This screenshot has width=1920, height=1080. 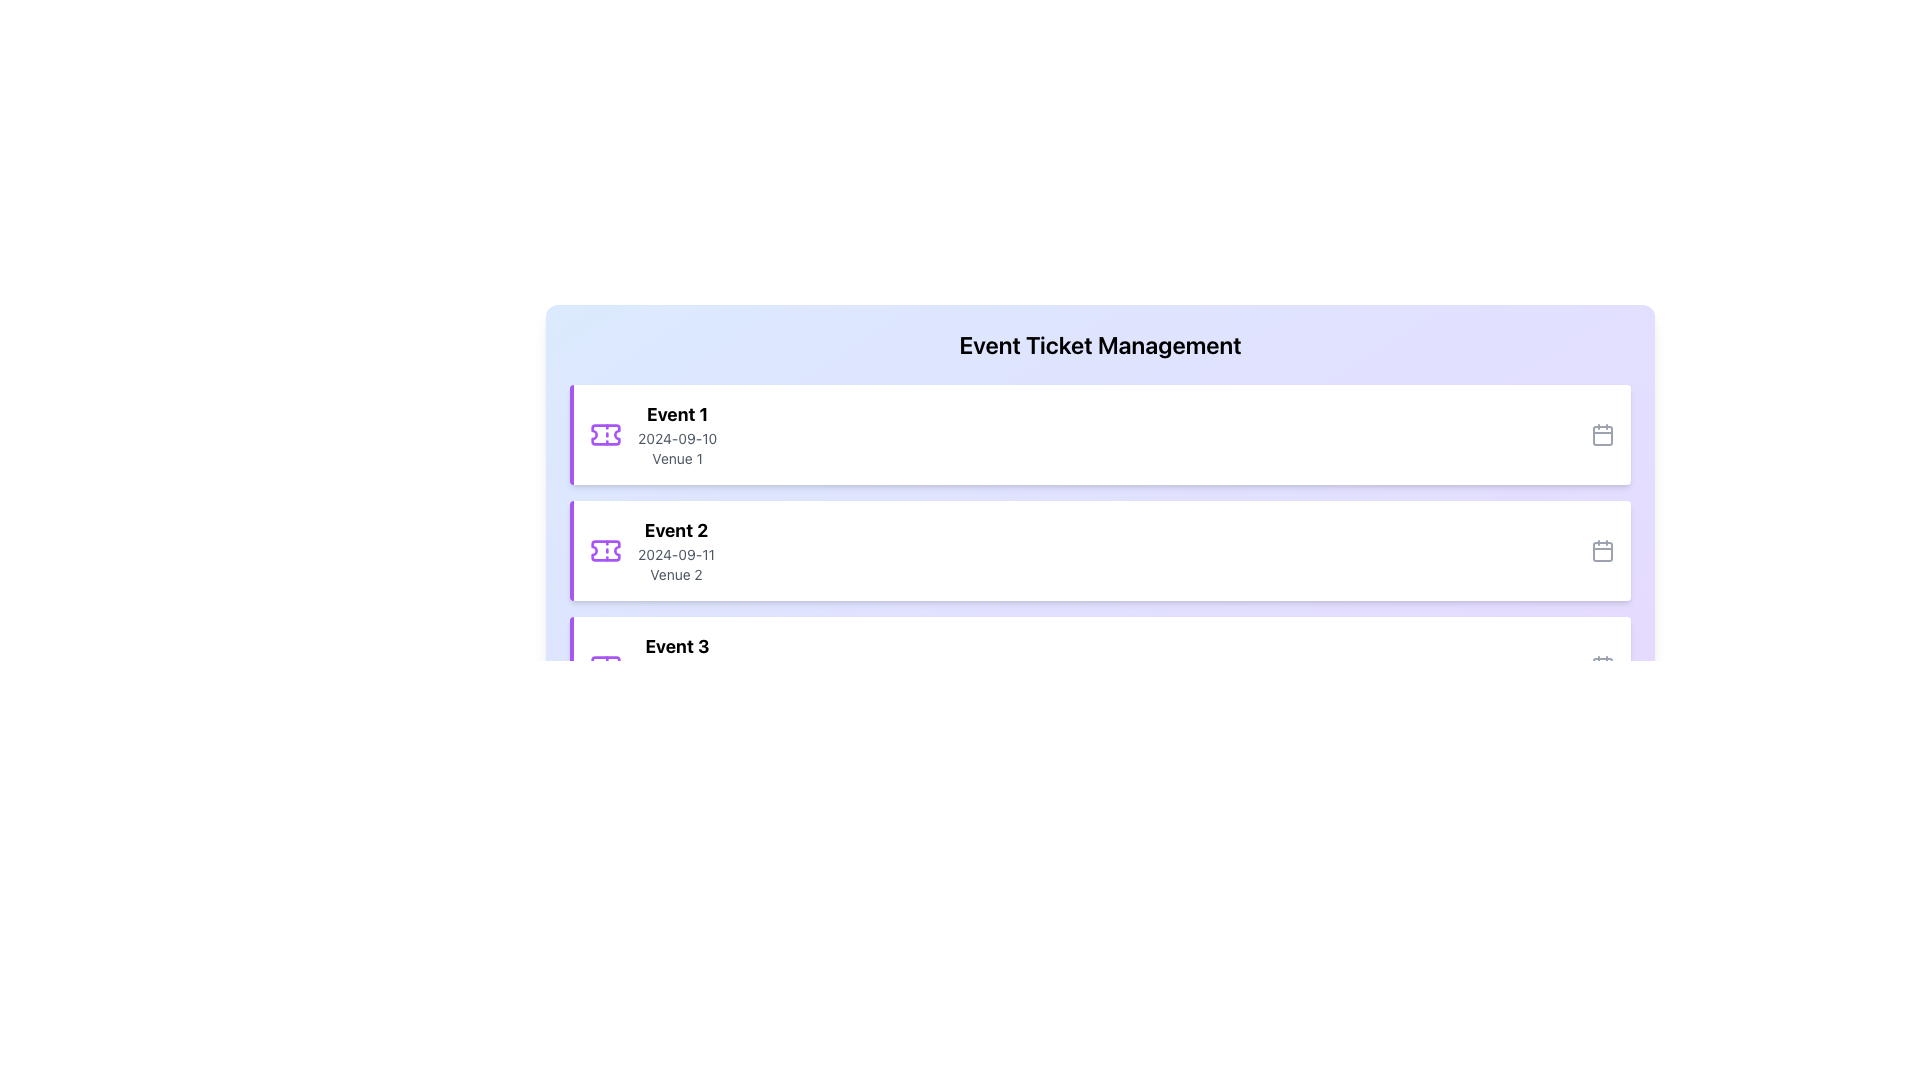 I want to click on the text label reading 'Venue 2' which is located beneath the date '2024-09-11' in the 'Event 2' section, so click(x=676, y=574).